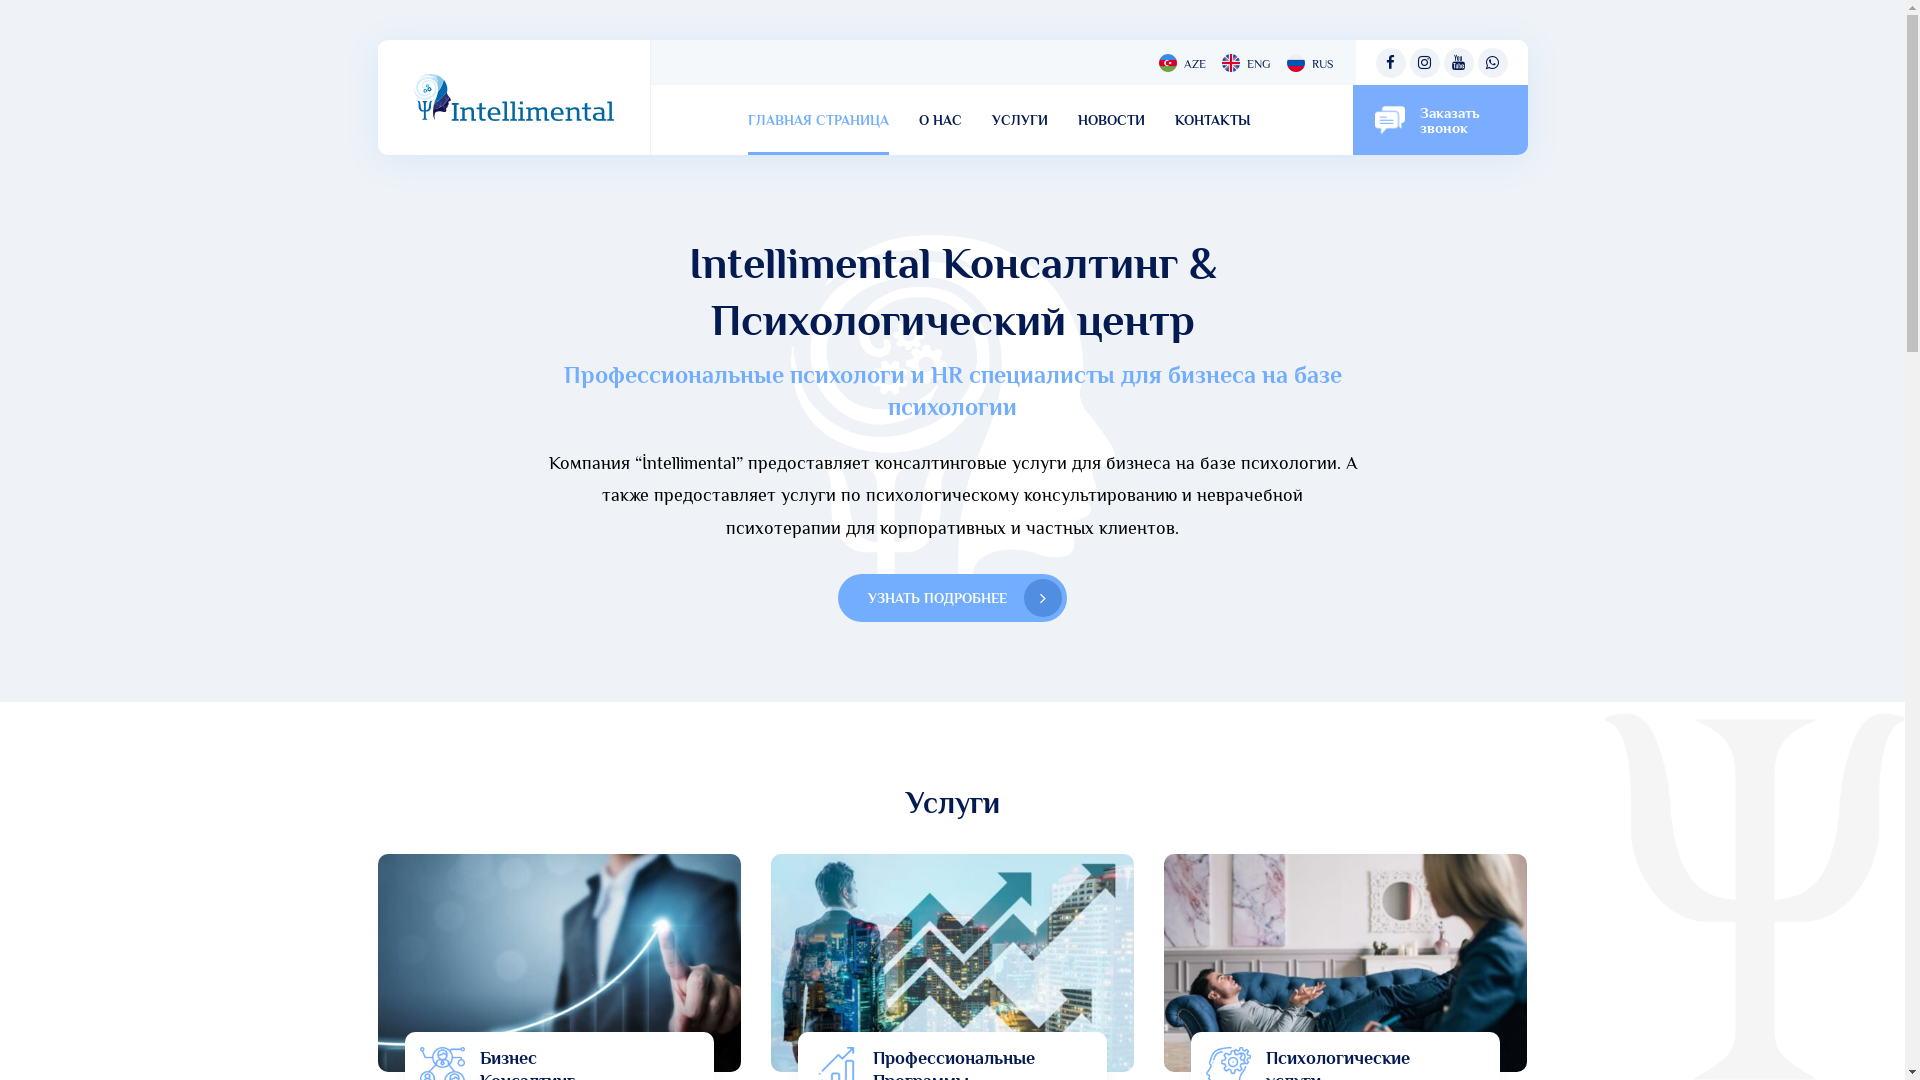  Describe the element at coordinates (1286, 61) in the screenshot. I see `'RUS'` at that location.